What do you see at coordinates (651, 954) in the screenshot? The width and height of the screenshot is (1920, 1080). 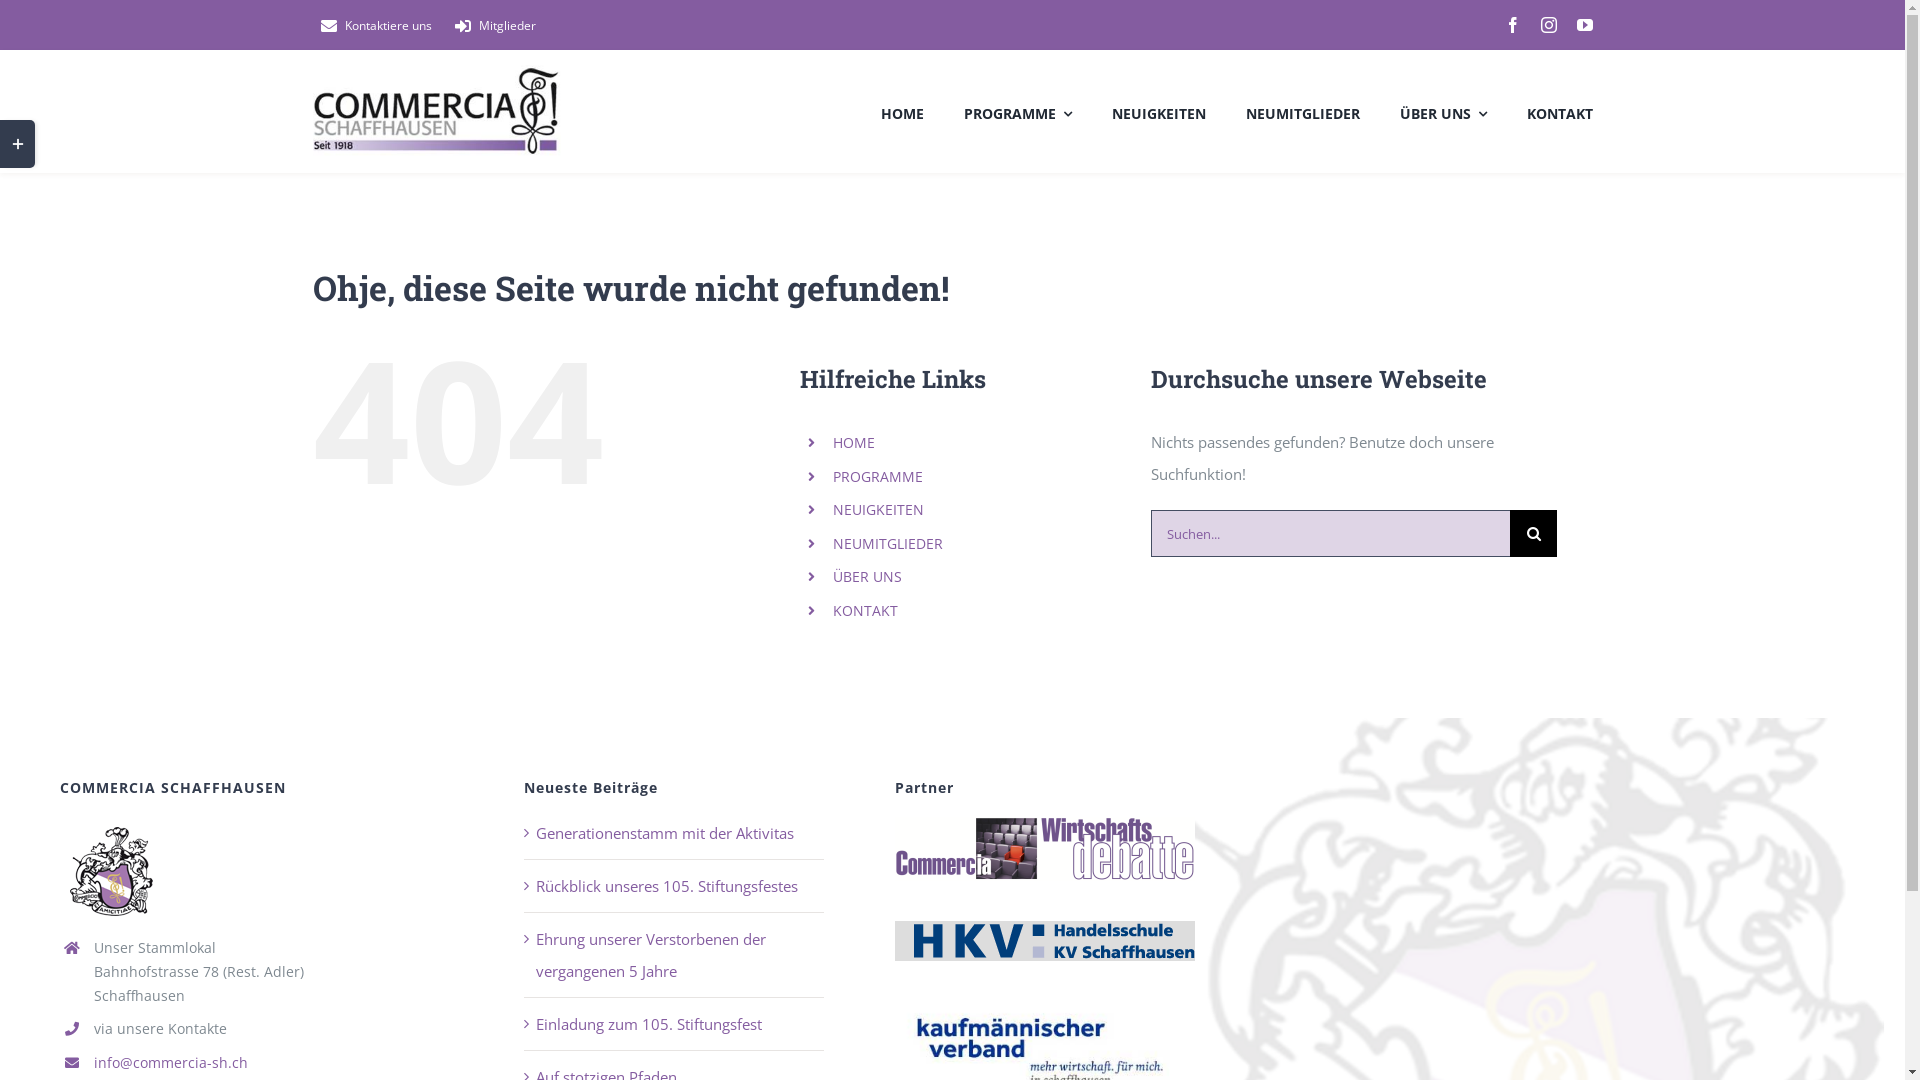 I see `'Ehrung unserer Verstorbenen der vergangenen 5 Jahre'` at bounding box center [651, 954].